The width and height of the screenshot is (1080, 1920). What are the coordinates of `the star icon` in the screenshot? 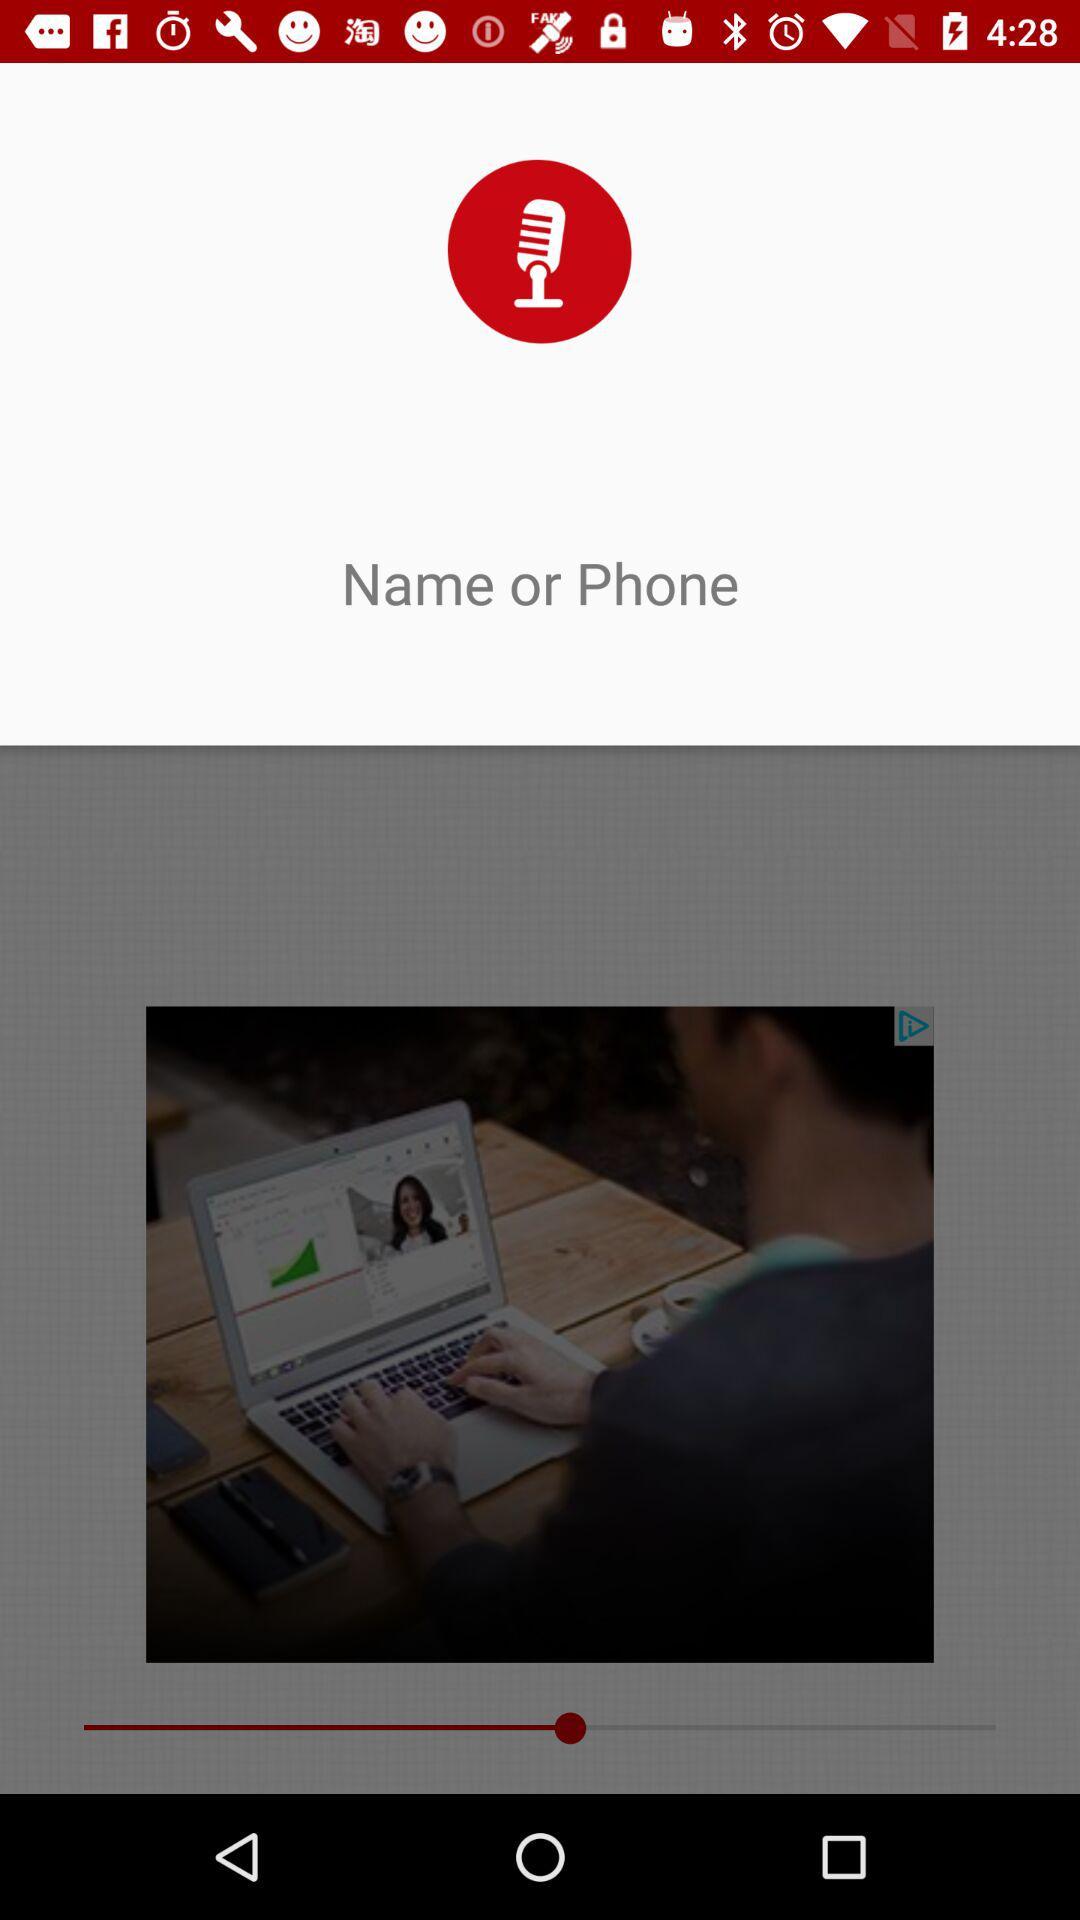 It's located at (661, 135).